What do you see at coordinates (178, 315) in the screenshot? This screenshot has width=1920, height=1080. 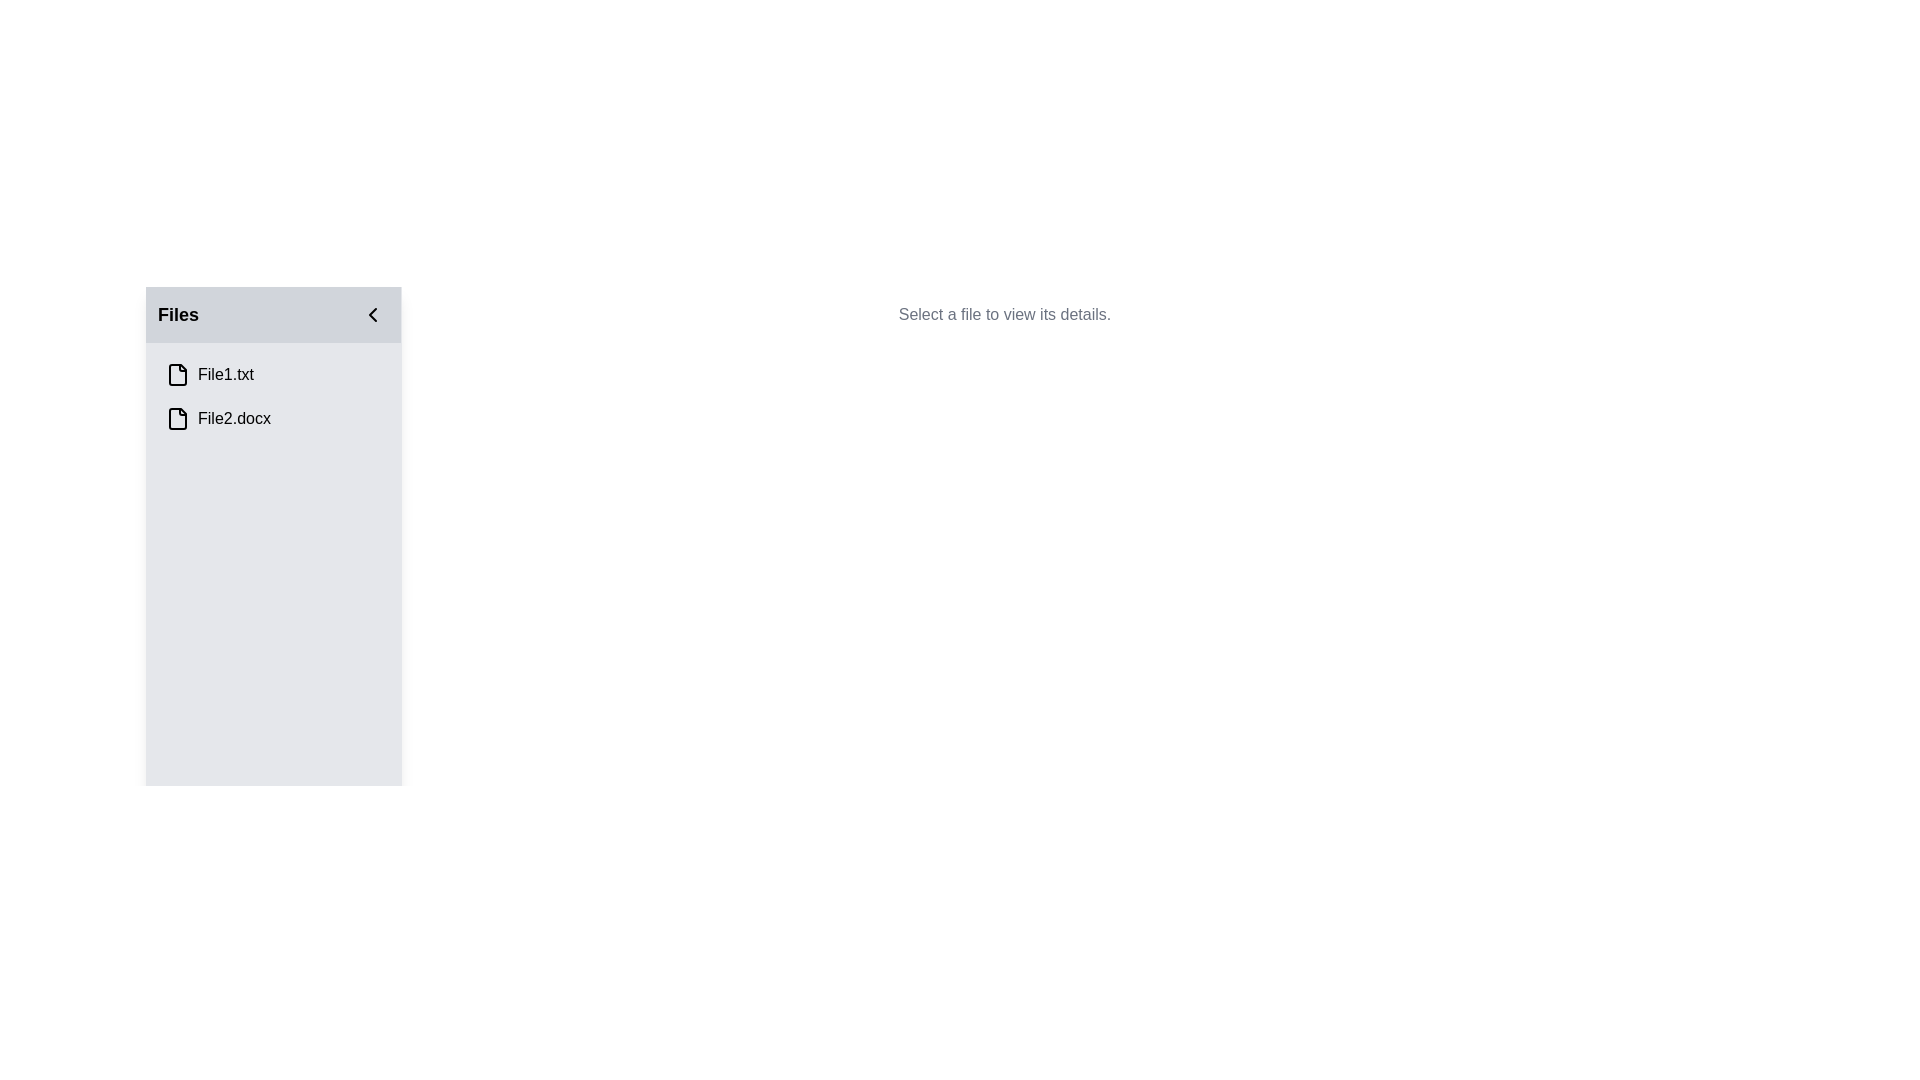 I see `the text label indicating content related to files, located in the top-left corner of the gray panel area, to the left of an arrow icon` at bounding box center [178, 315].